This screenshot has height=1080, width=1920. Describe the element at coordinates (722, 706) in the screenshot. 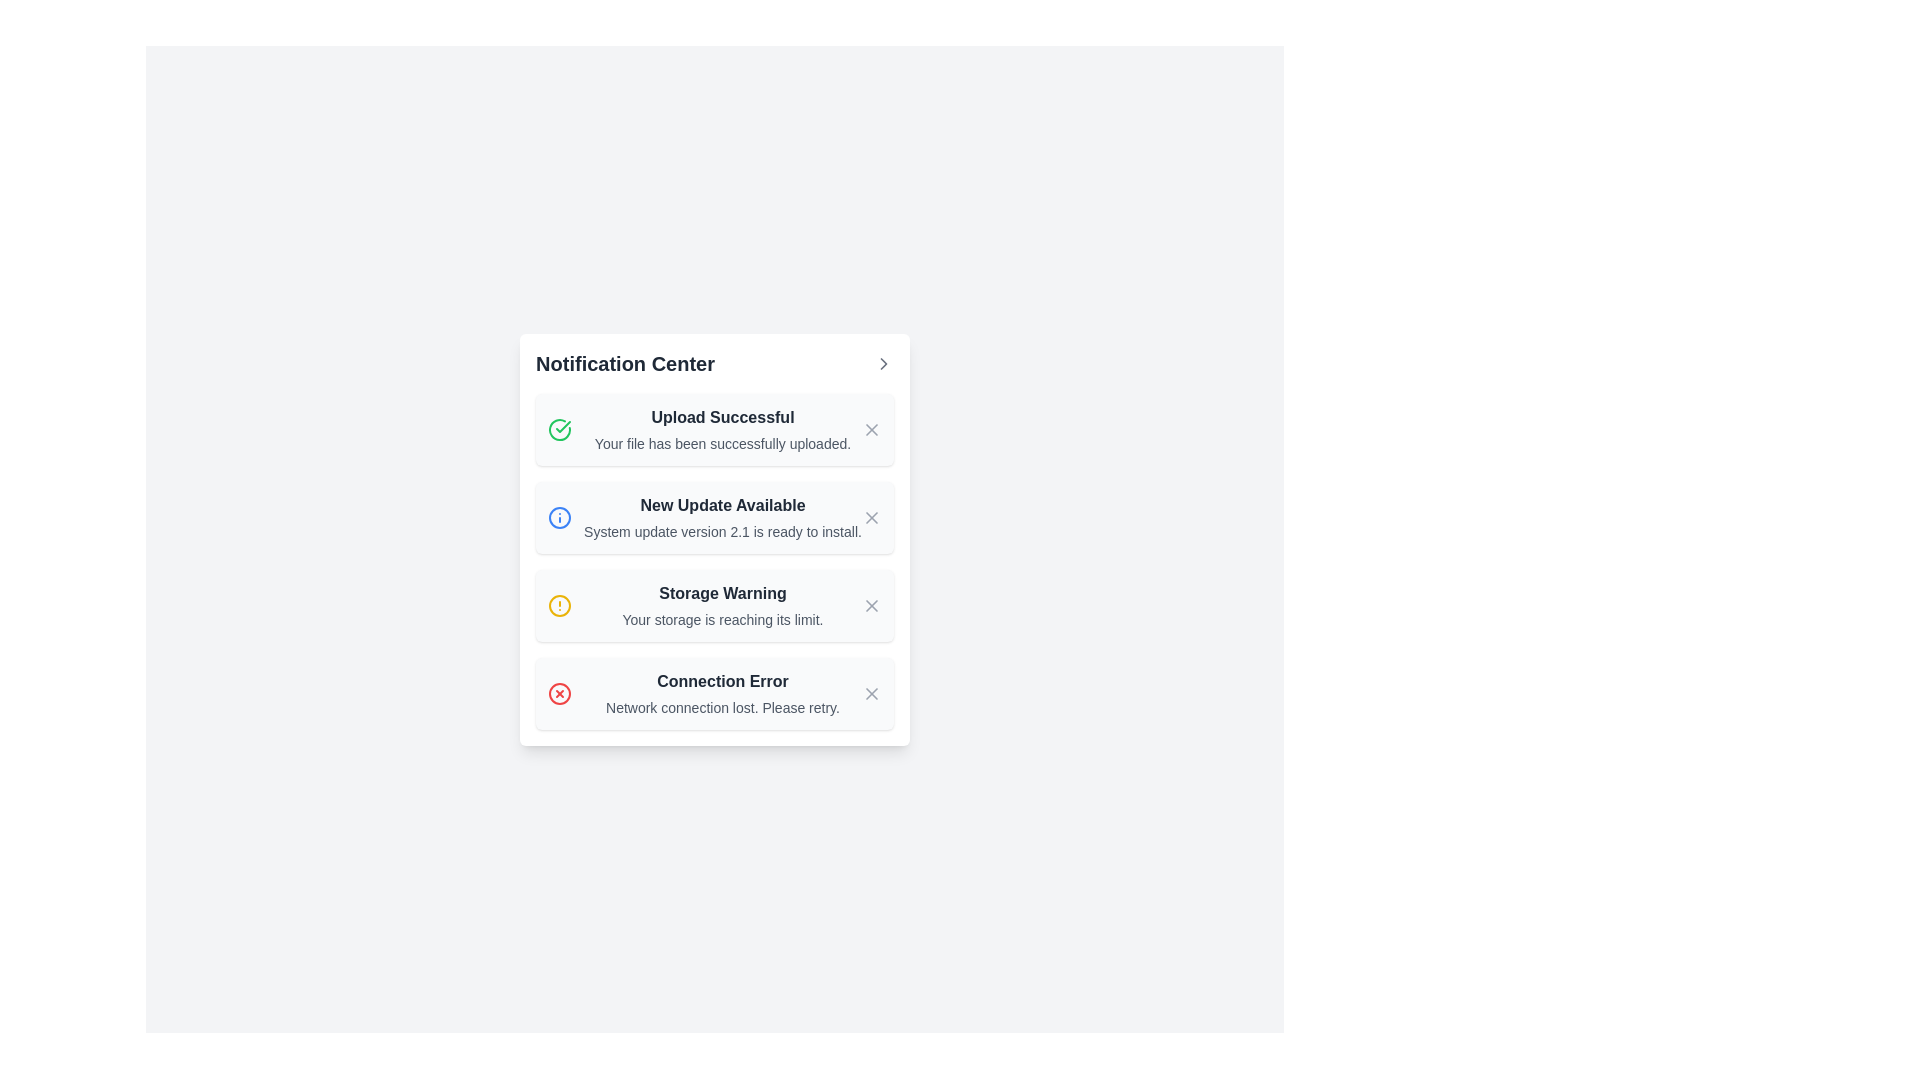

I see `the text label that informs the user about a network connectivity issue, located below the heading 'Connection Error' in the notification panel` at that location.